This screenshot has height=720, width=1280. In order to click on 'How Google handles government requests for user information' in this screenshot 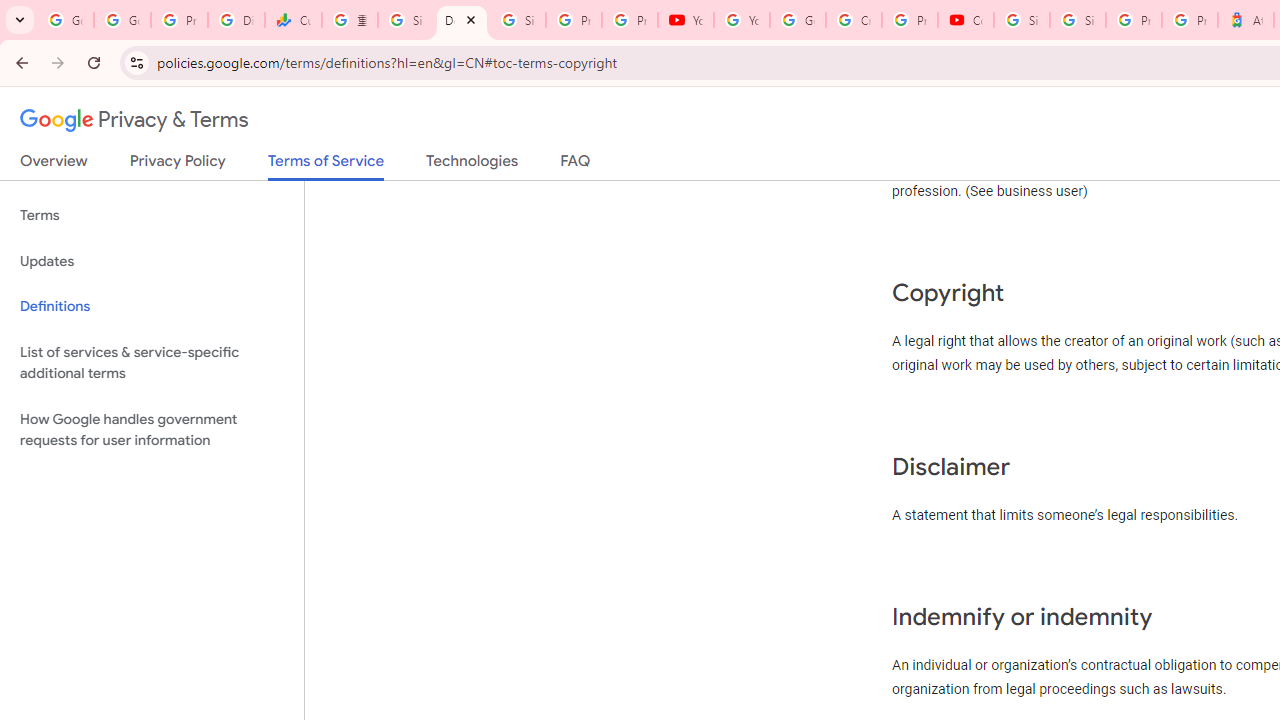, I will do `click(151, 428)`.